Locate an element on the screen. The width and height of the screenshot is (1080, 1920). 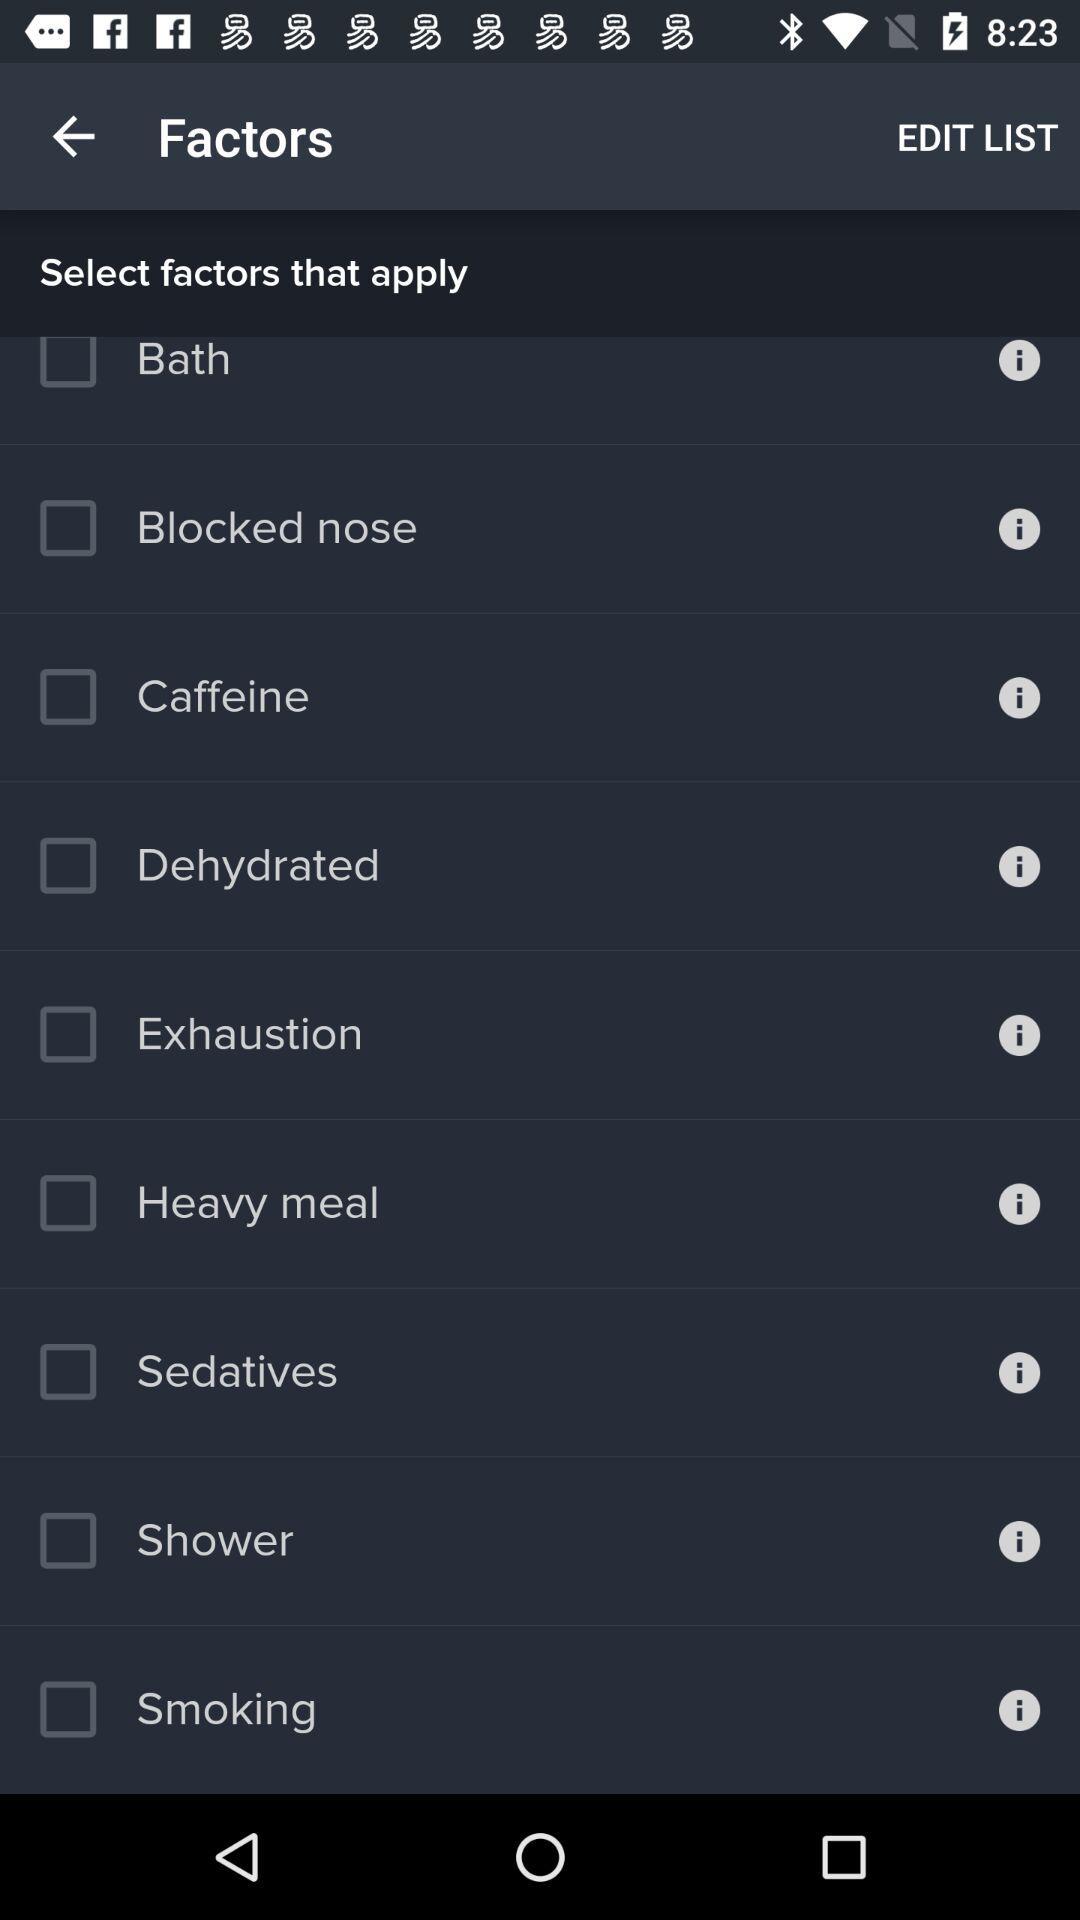
the item next to factors item is located at coordinates (977, 135).